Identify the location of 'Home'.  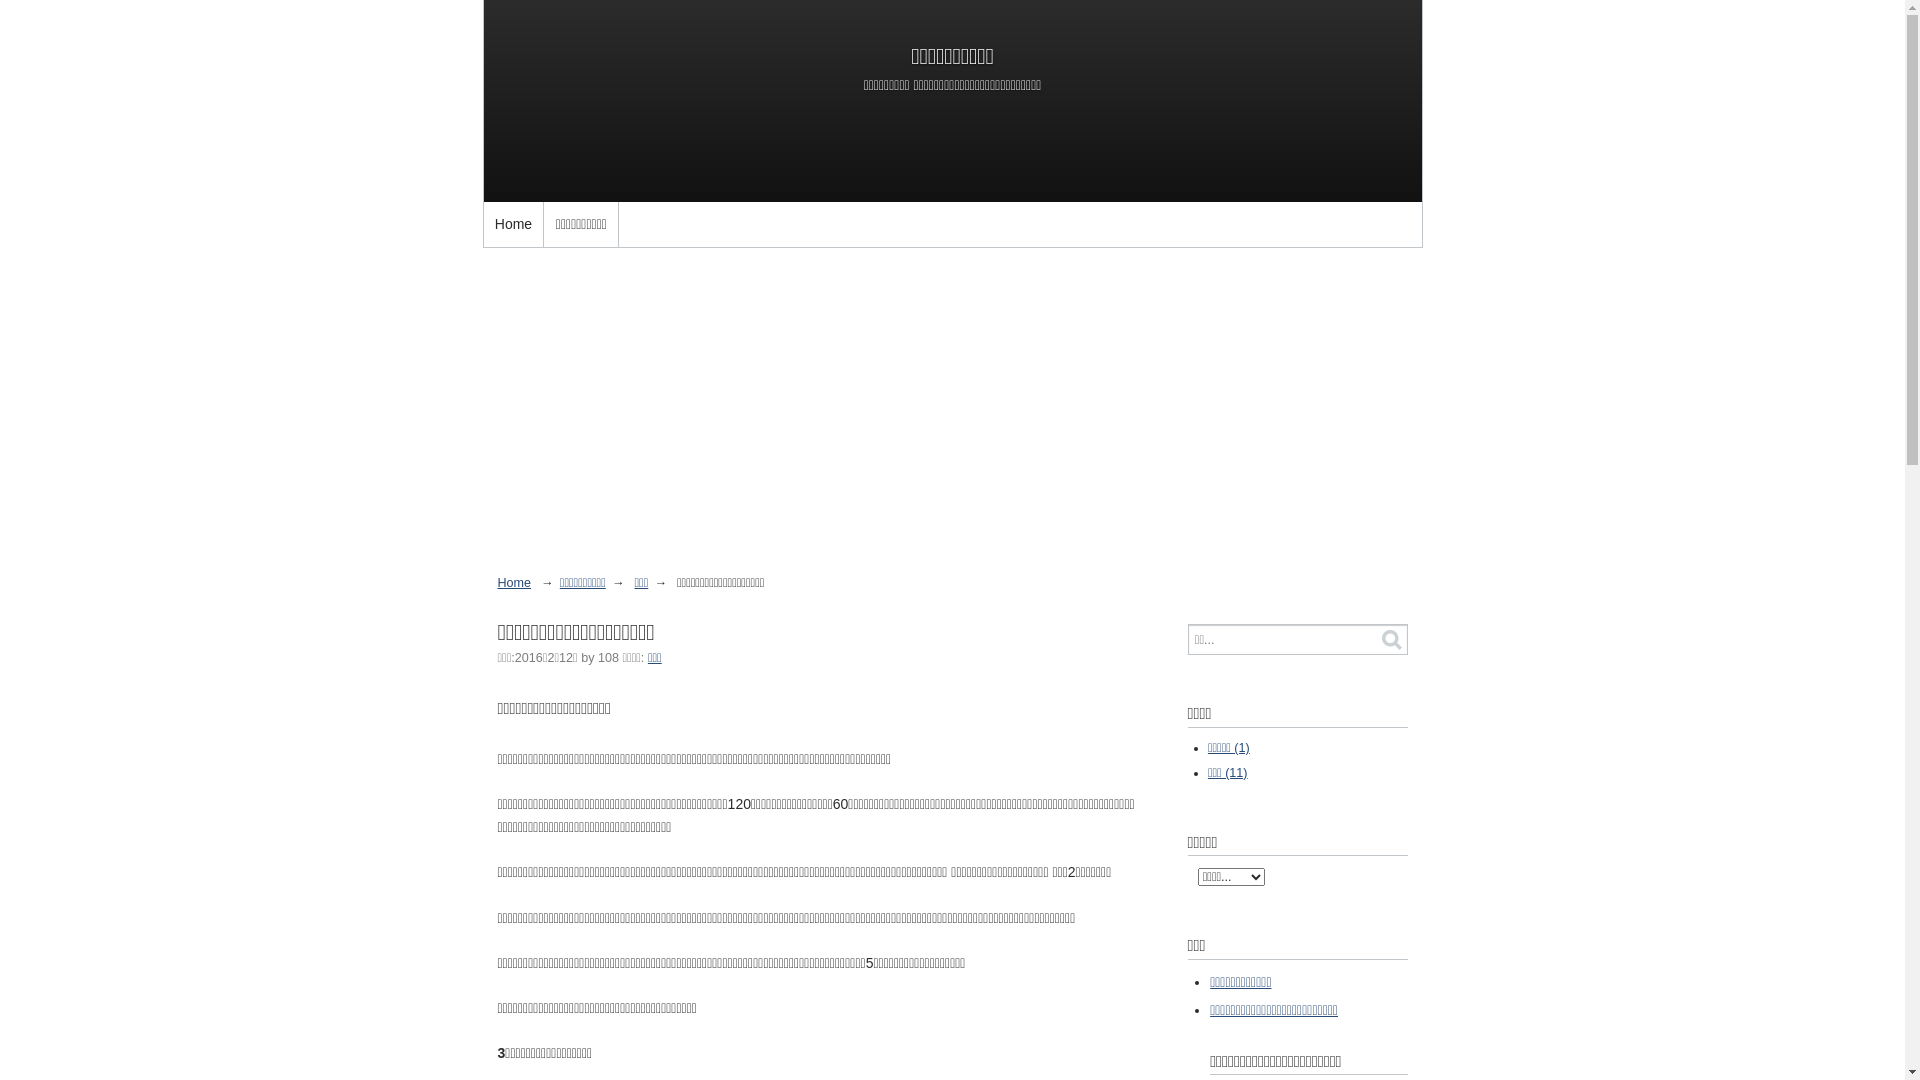
(513, 224).